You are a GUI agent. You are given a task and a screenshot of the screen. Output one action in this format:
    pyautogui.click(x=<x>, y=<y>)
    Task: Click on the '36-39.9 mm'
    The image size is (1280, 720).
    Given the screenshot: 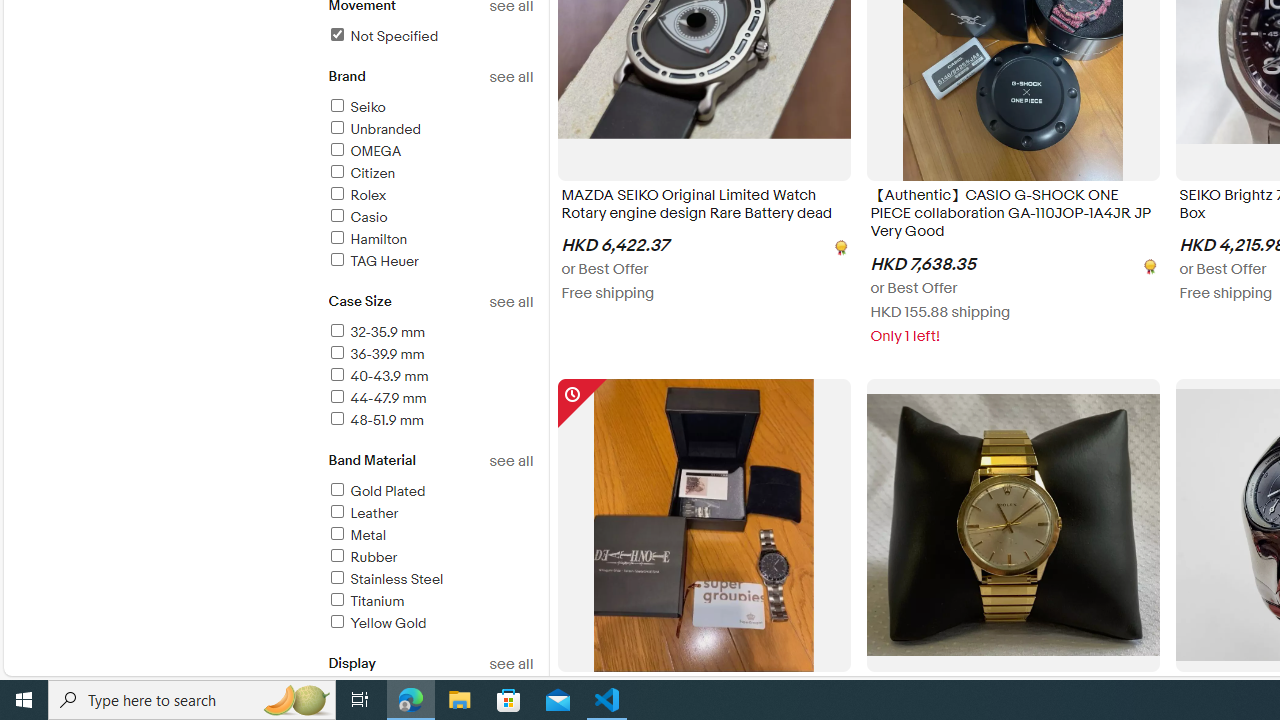 What is the action you would take?
    pyautogui.click(x=429, y=354)
    